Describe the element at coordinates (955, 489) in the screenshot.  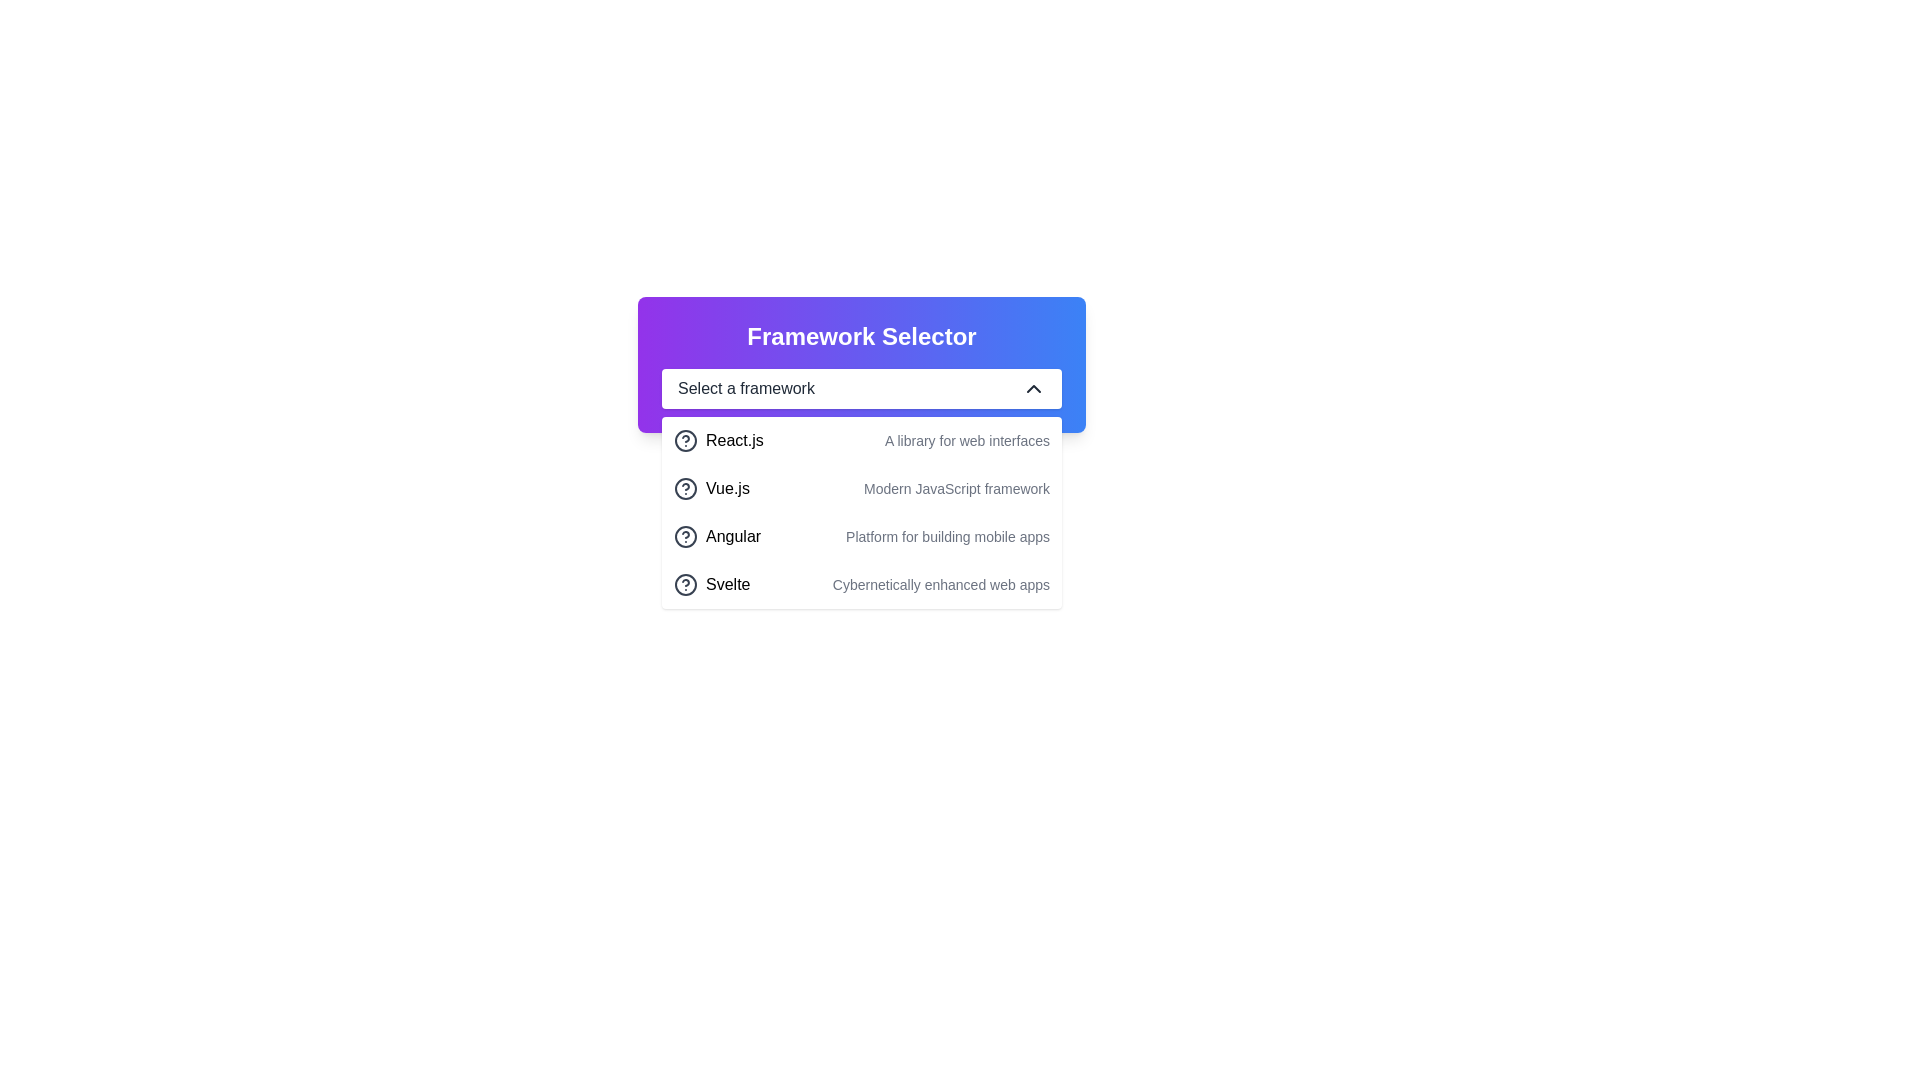
I see `the static text label that describes 'Vue.js' as a 'Modern JavaScript framework' in the Framework Selector dropdown menu` at that location.